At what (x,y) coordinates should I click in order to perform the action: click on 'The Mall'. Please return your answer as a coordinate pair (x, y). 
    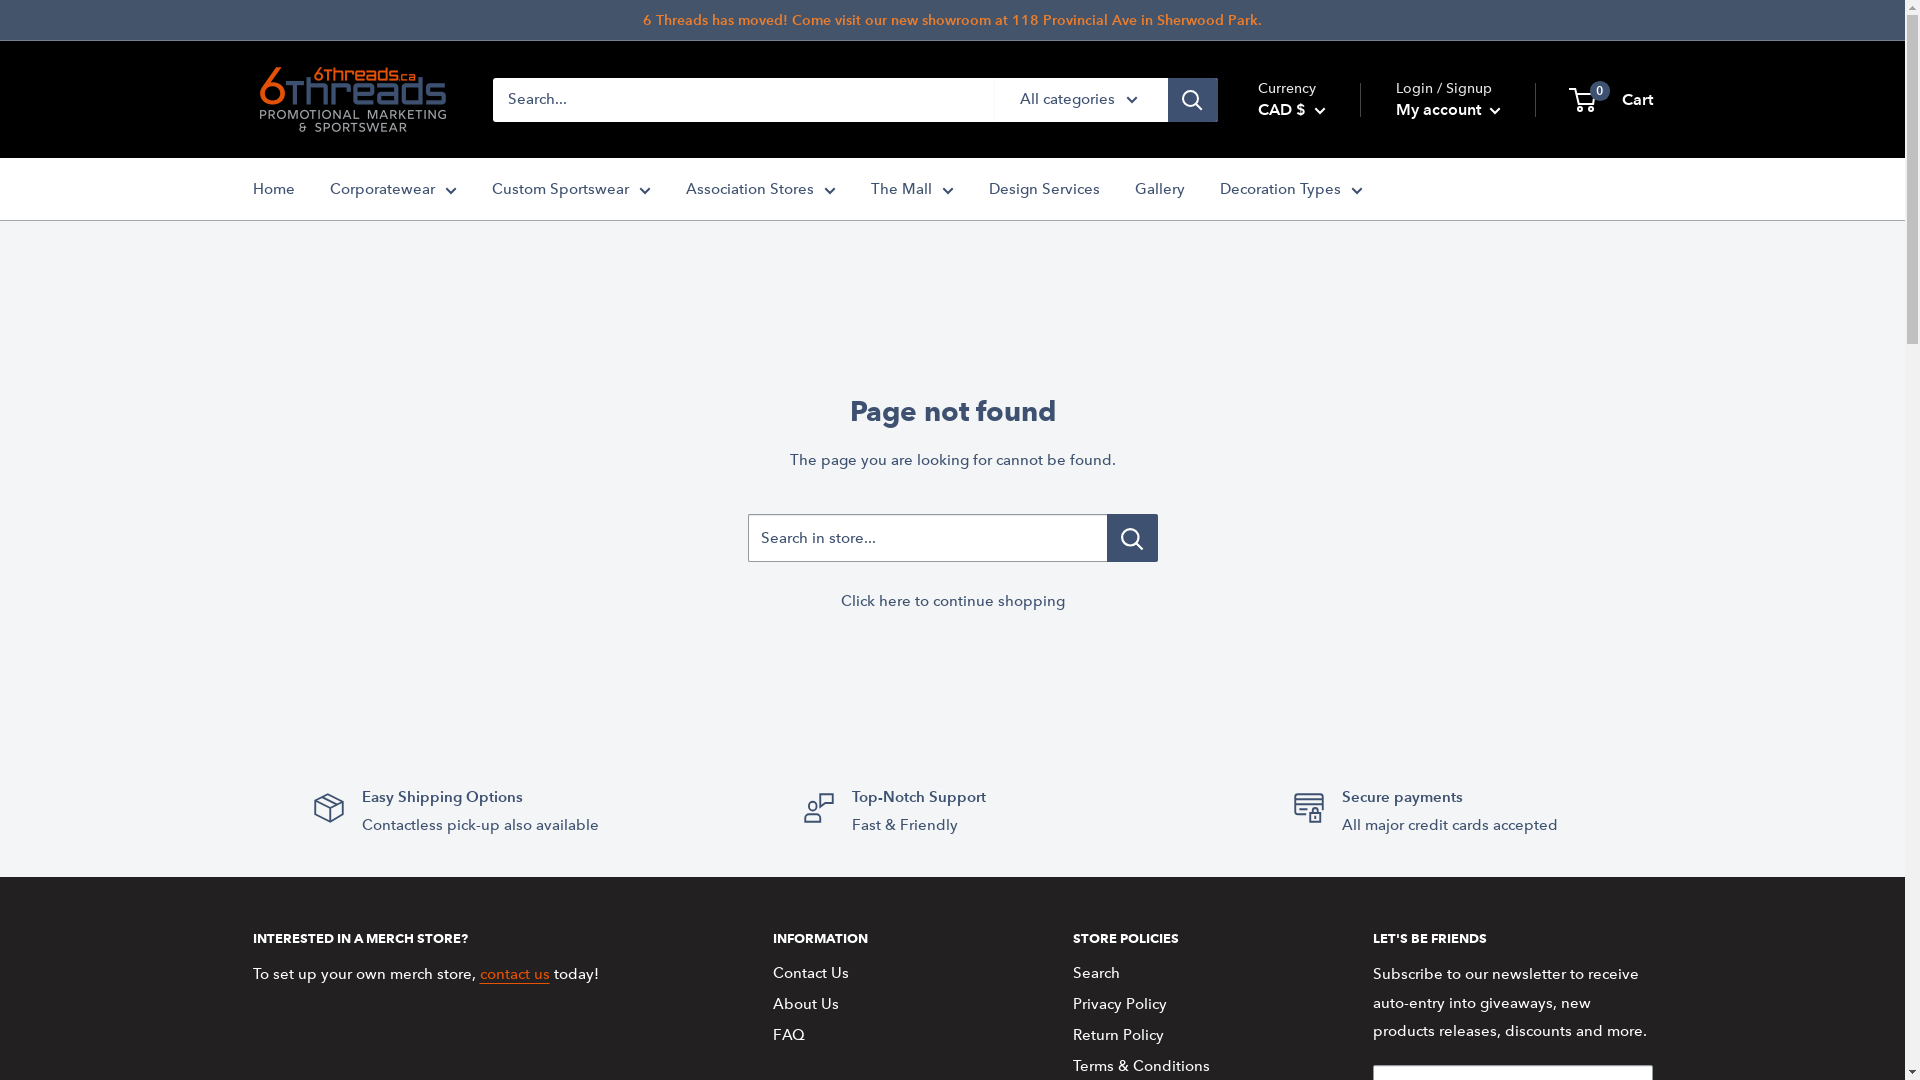
    Looking at the image, I should click on (910, 189).